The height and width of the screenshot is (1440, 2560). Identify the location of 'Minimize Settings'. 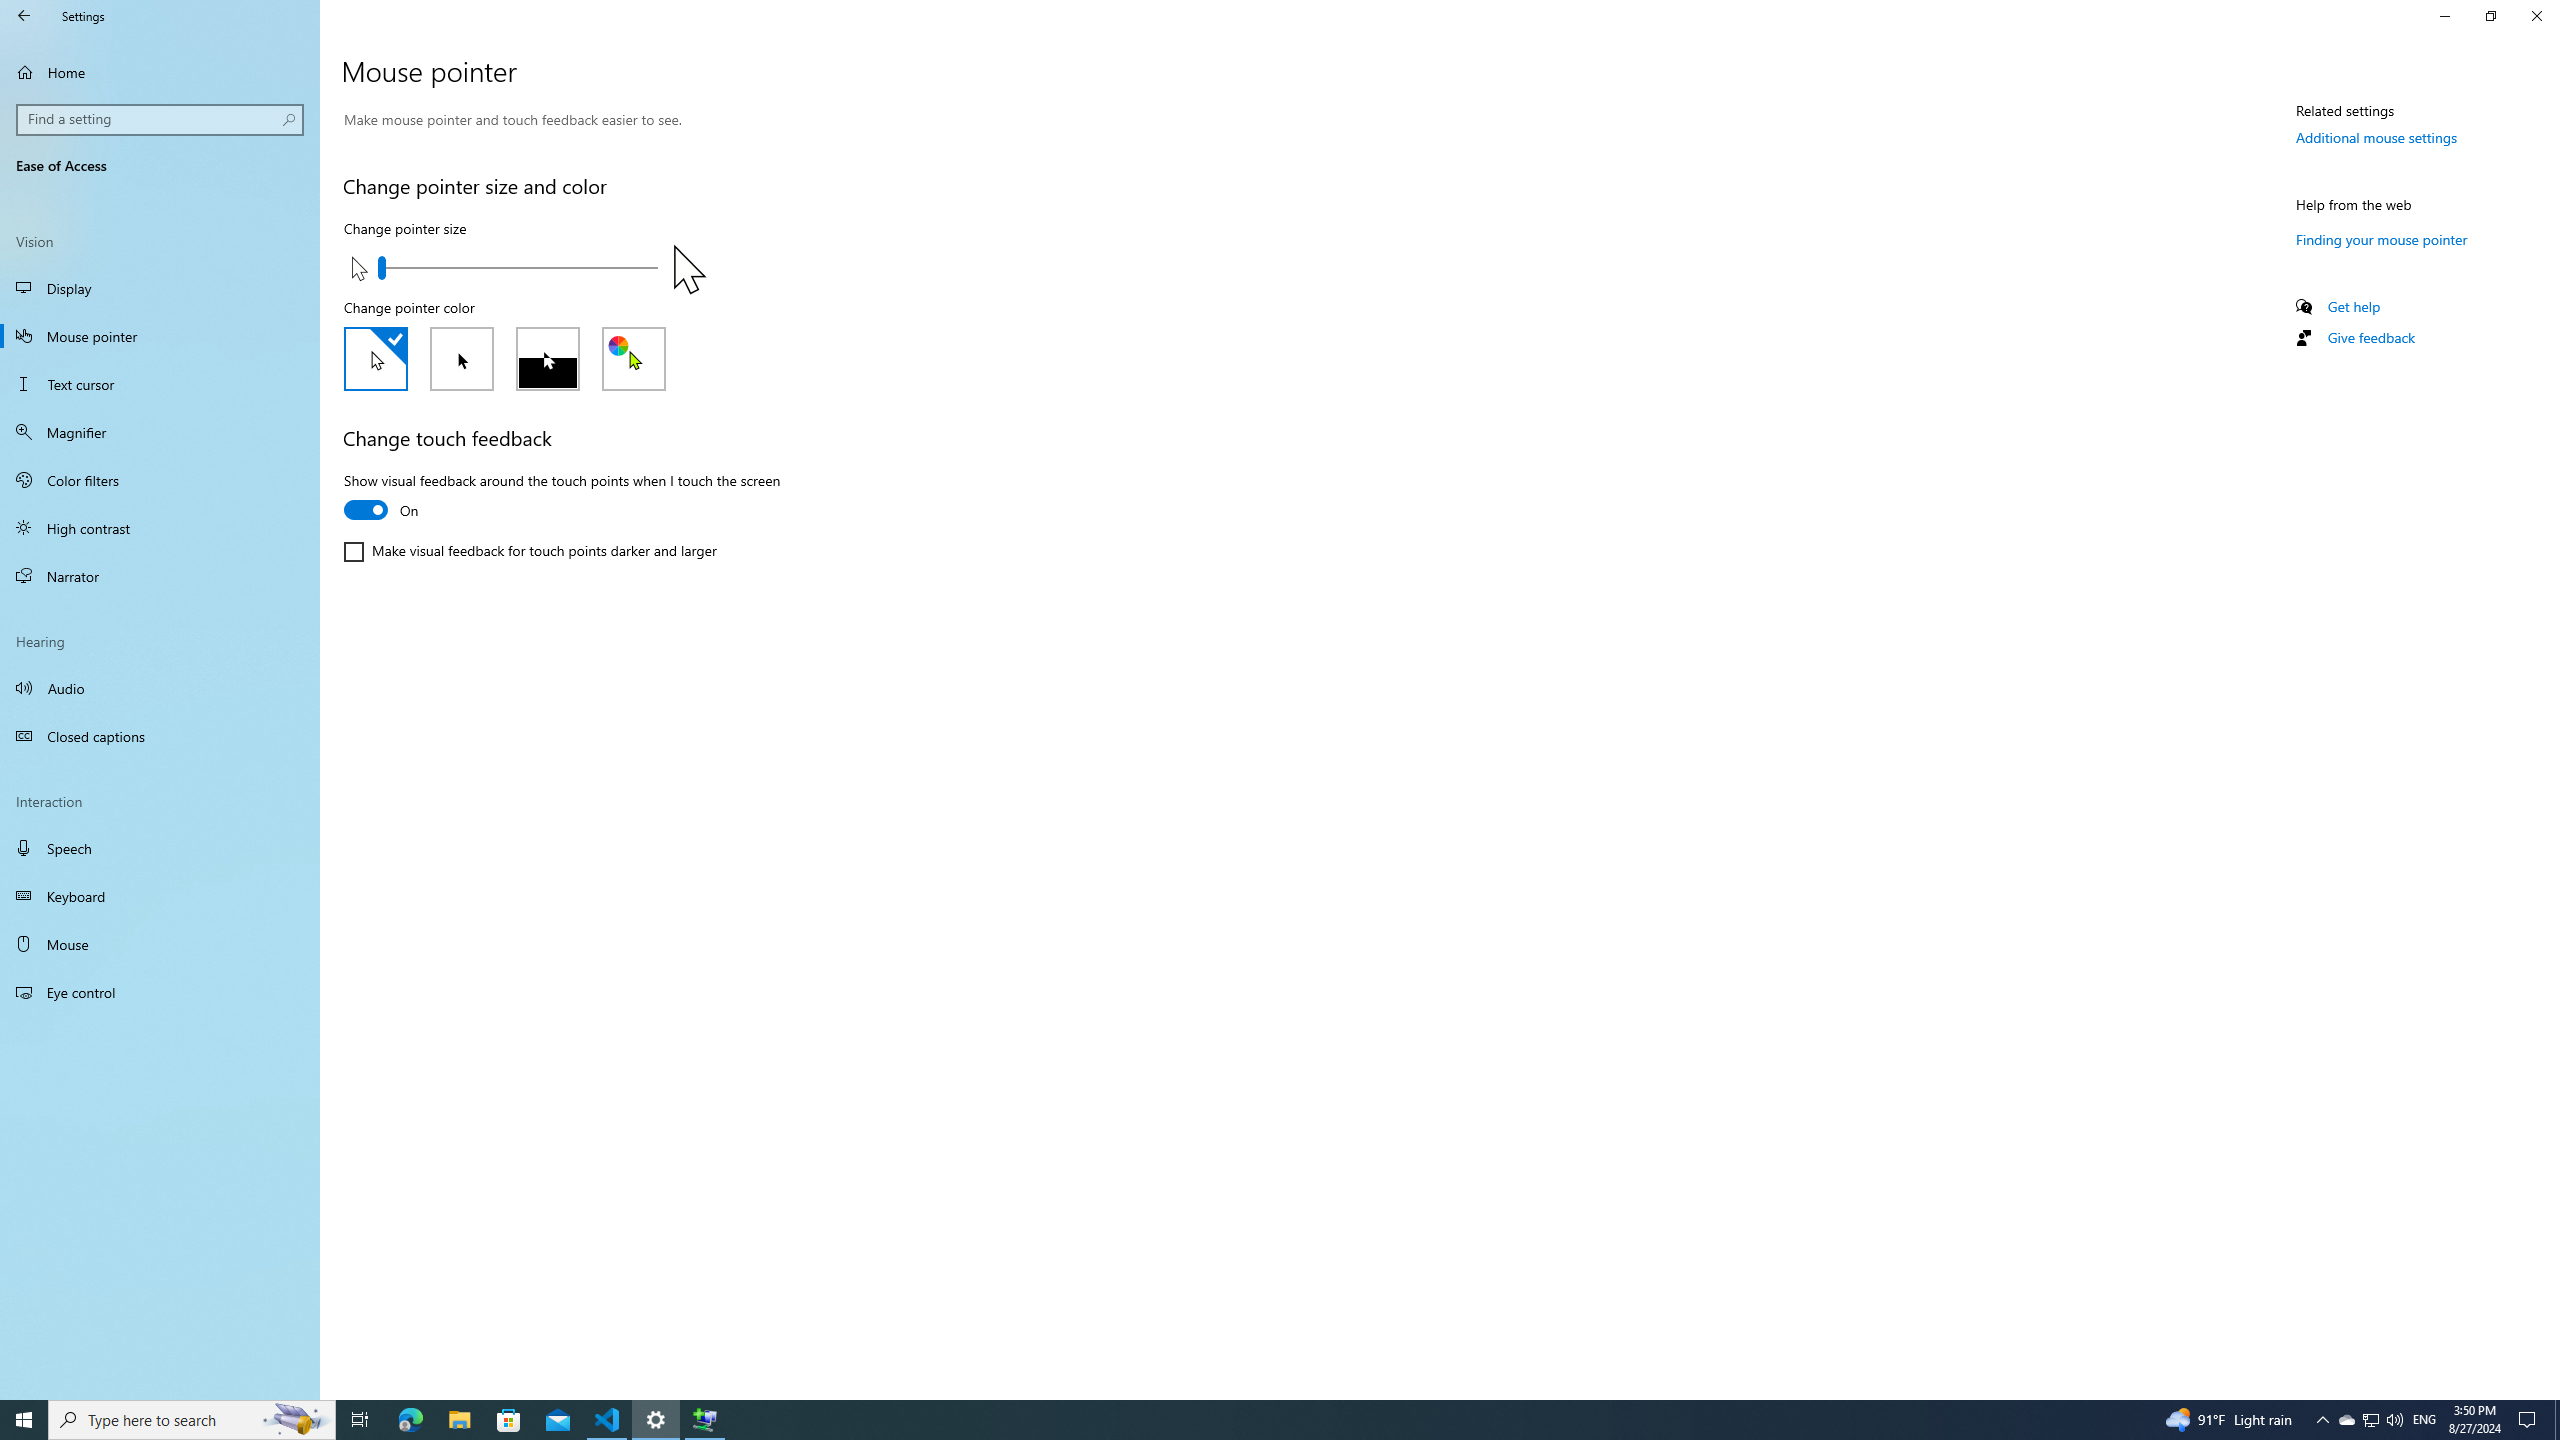
(2443, 15).